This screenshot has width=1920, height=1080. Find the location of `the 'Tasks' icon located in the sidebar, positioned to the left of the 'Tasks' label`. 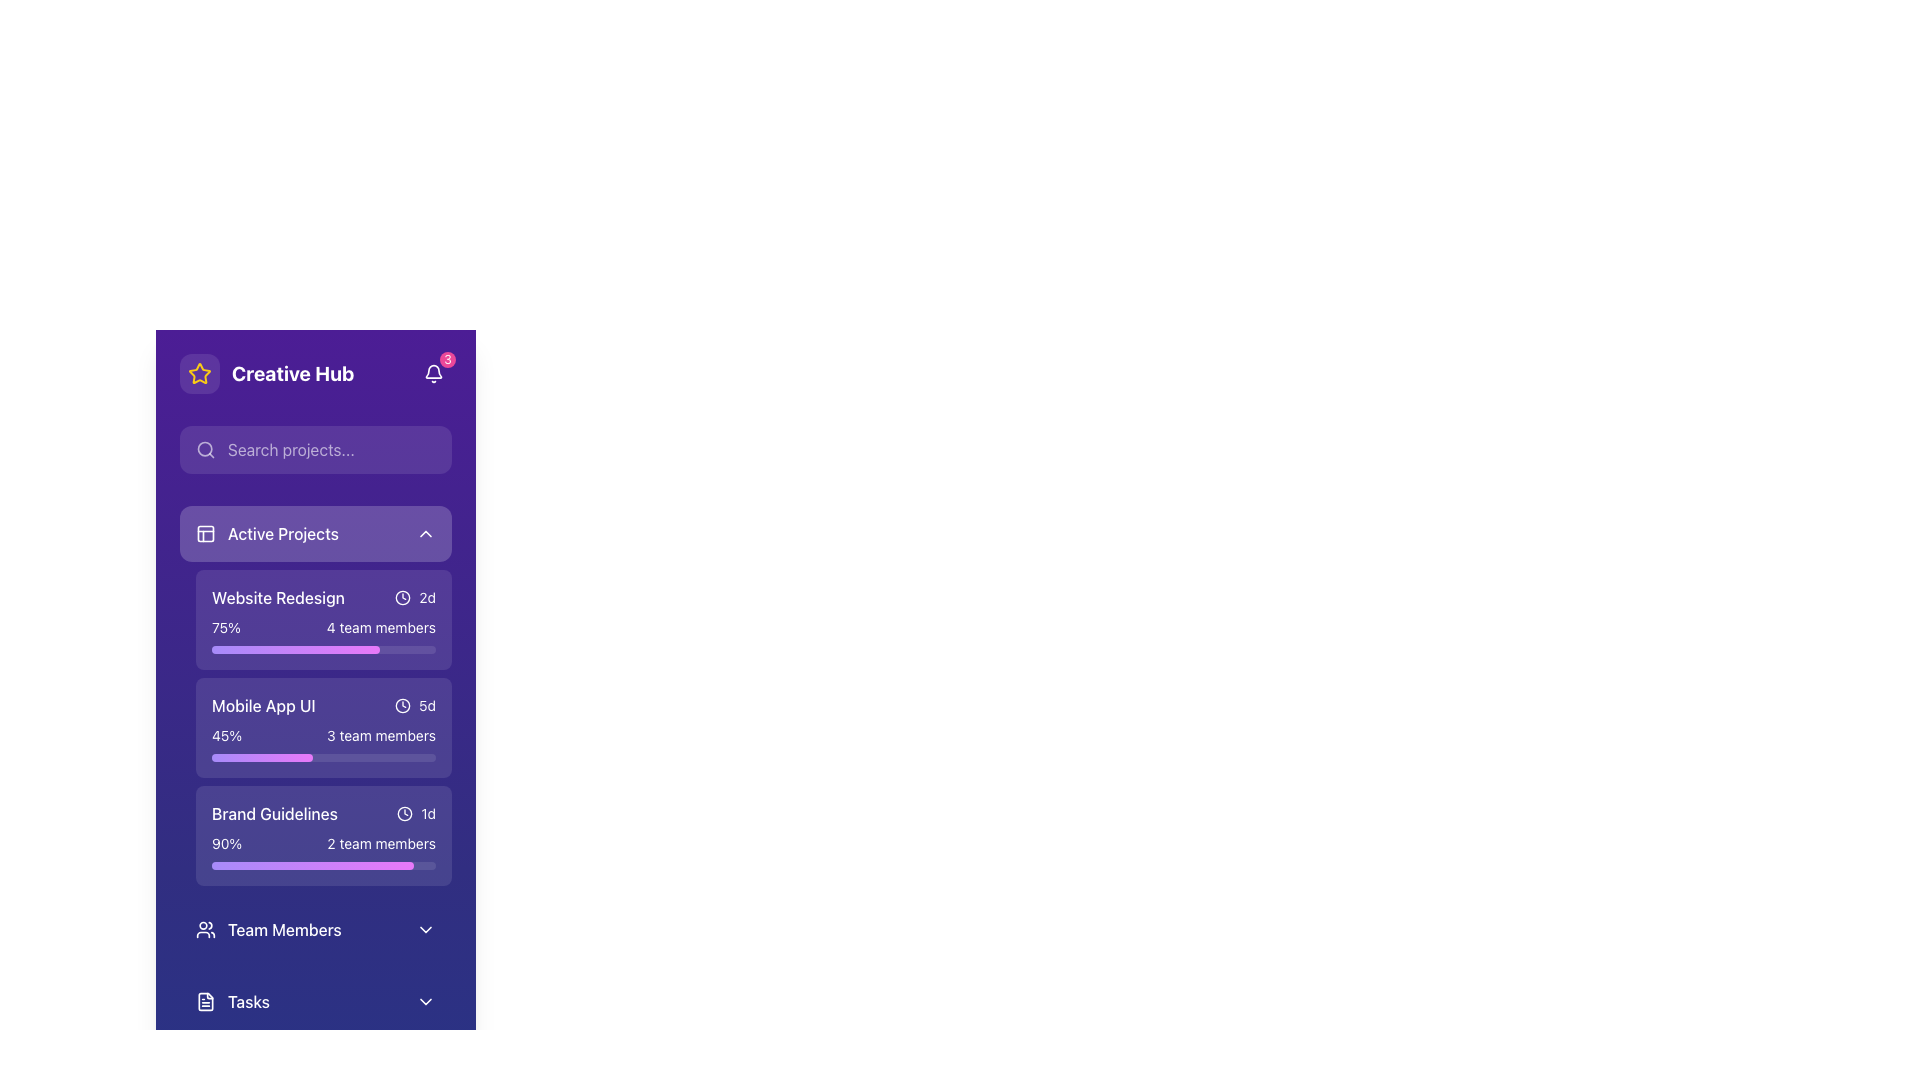

the 'Tasks' icon located in the sidebar, positioned to the left of the 'Tasks' label is located at coordinates (206, 1002).